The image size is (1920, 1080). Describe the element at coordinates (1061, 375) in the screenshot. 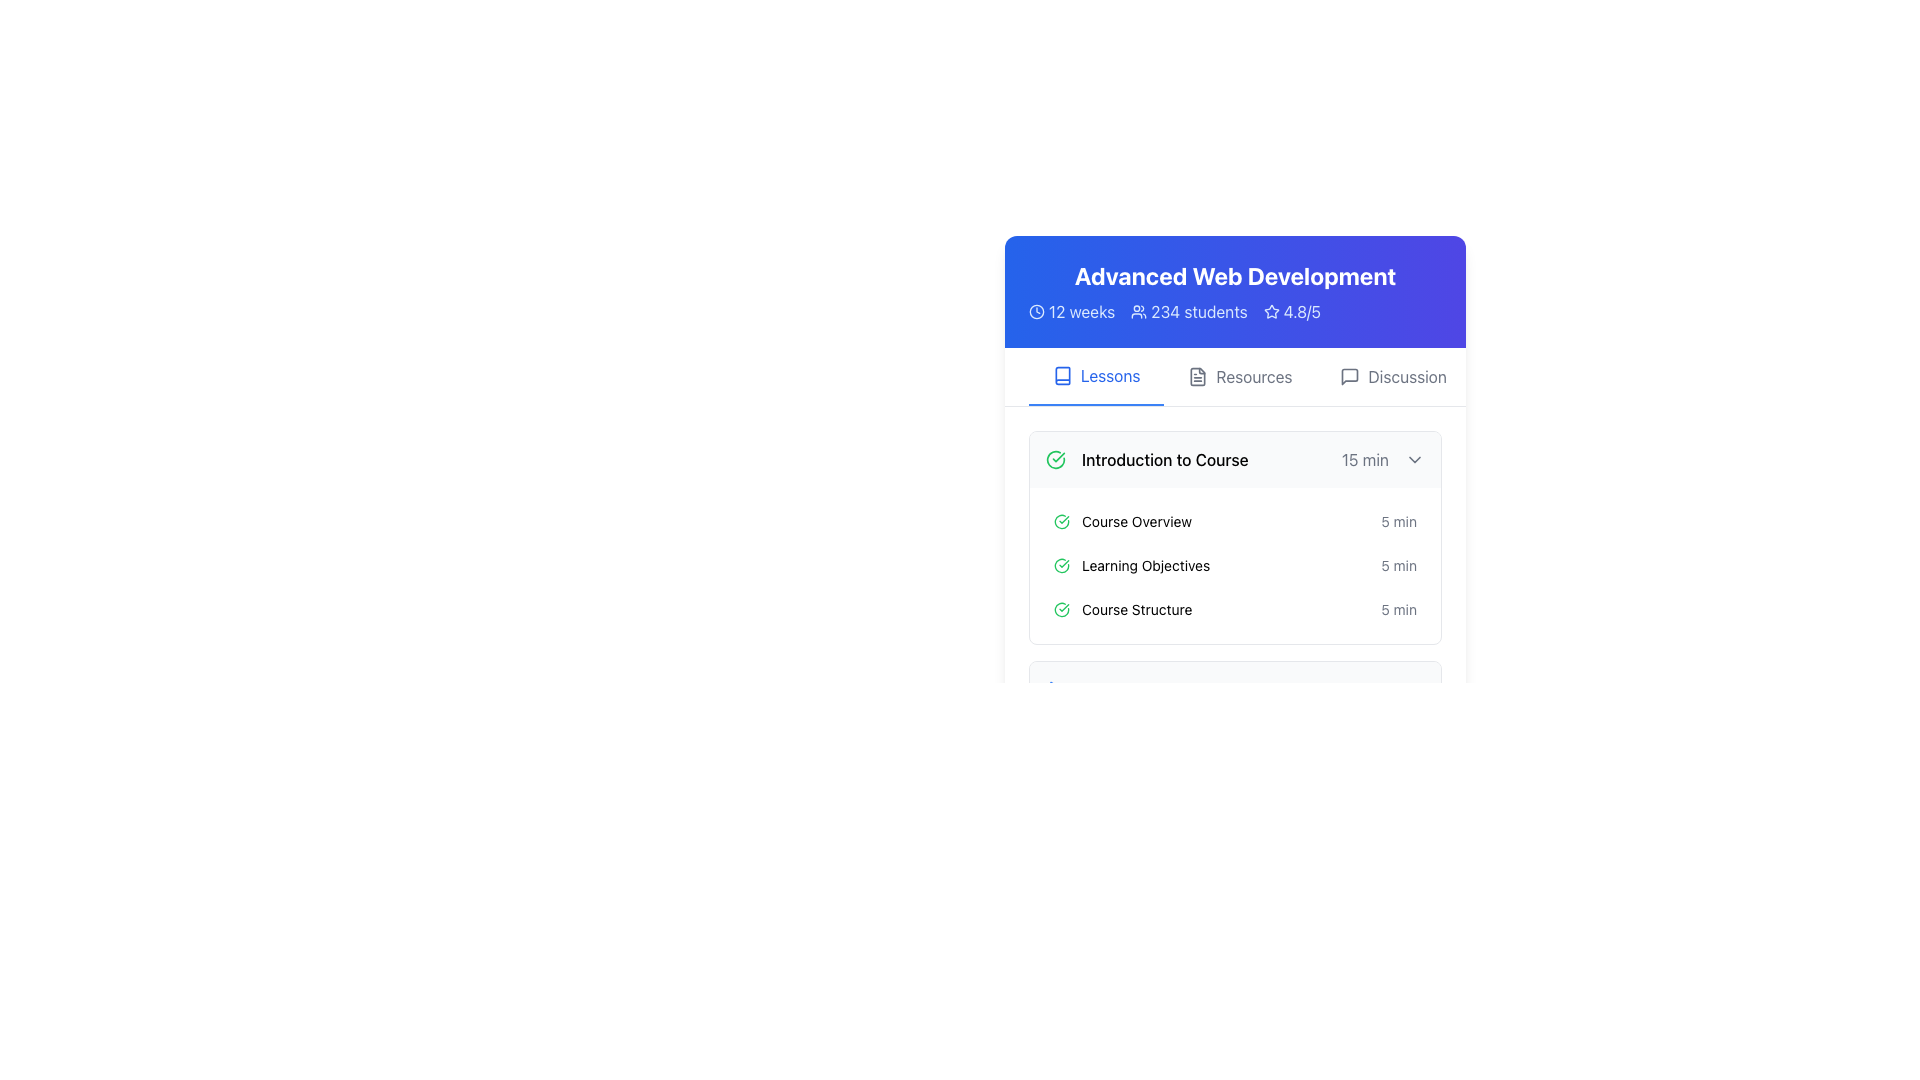

I see `the SVG icon resembling a book located in the header section of the interface, aligned to the left within the 'Lessons' tab` at that location.